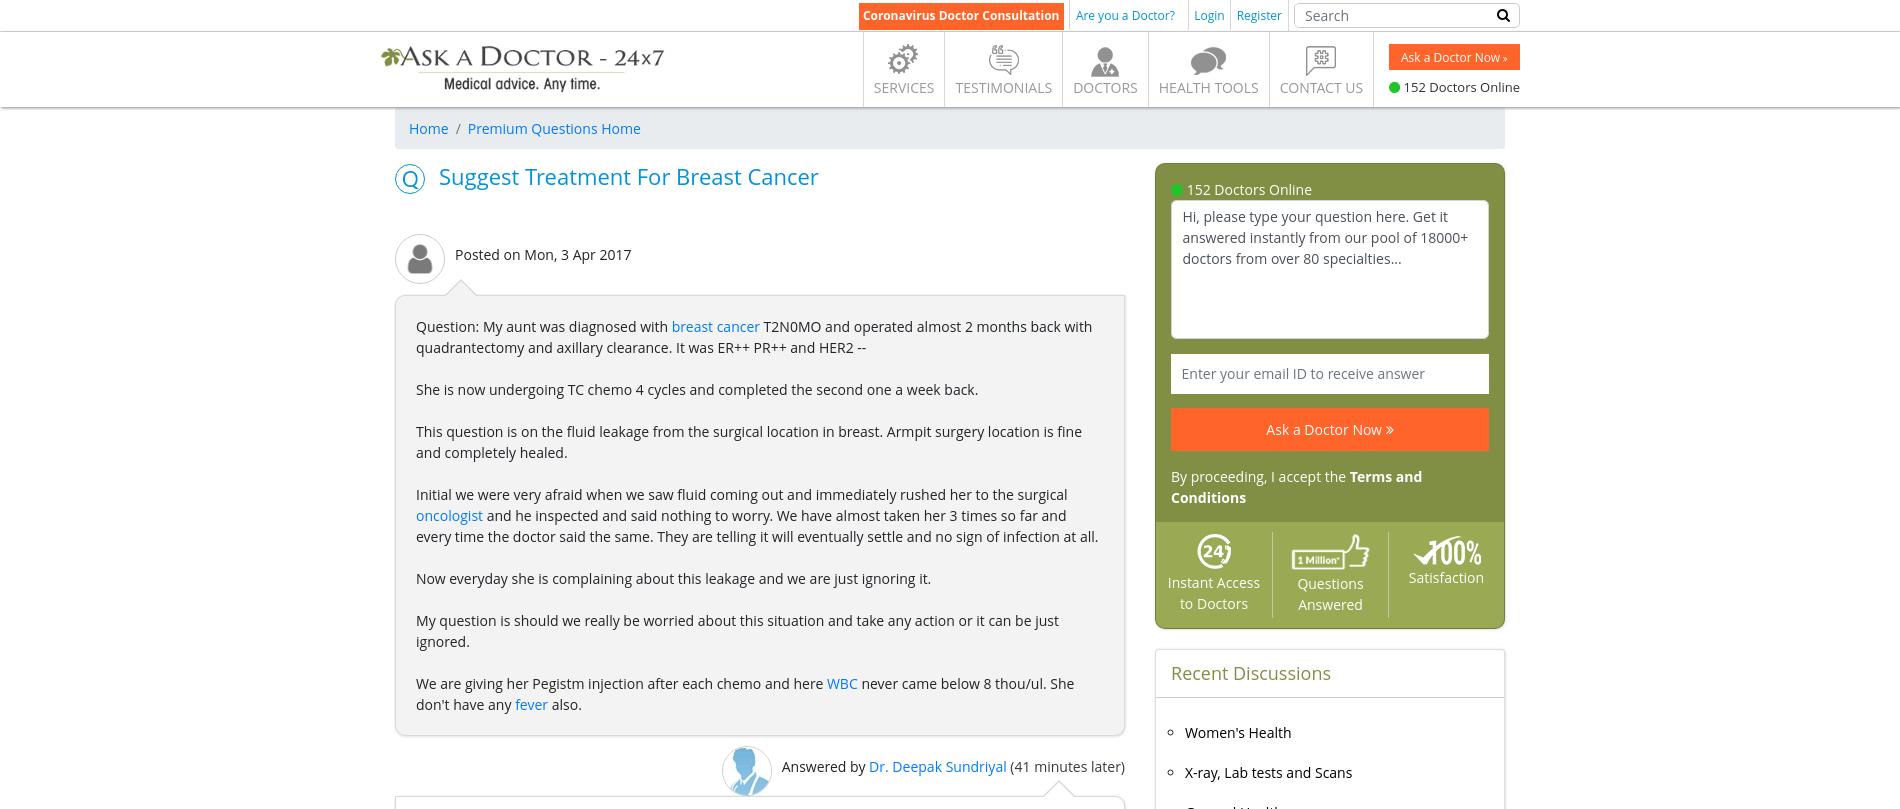 The height and width of the screenshot is (809, 1900). What do you see at coordinates (673, 578) in the screenshot?
I see `'Now everyday she is complaining about this leakage and we are just ignoring it.'` at bounding box center [673, 578].